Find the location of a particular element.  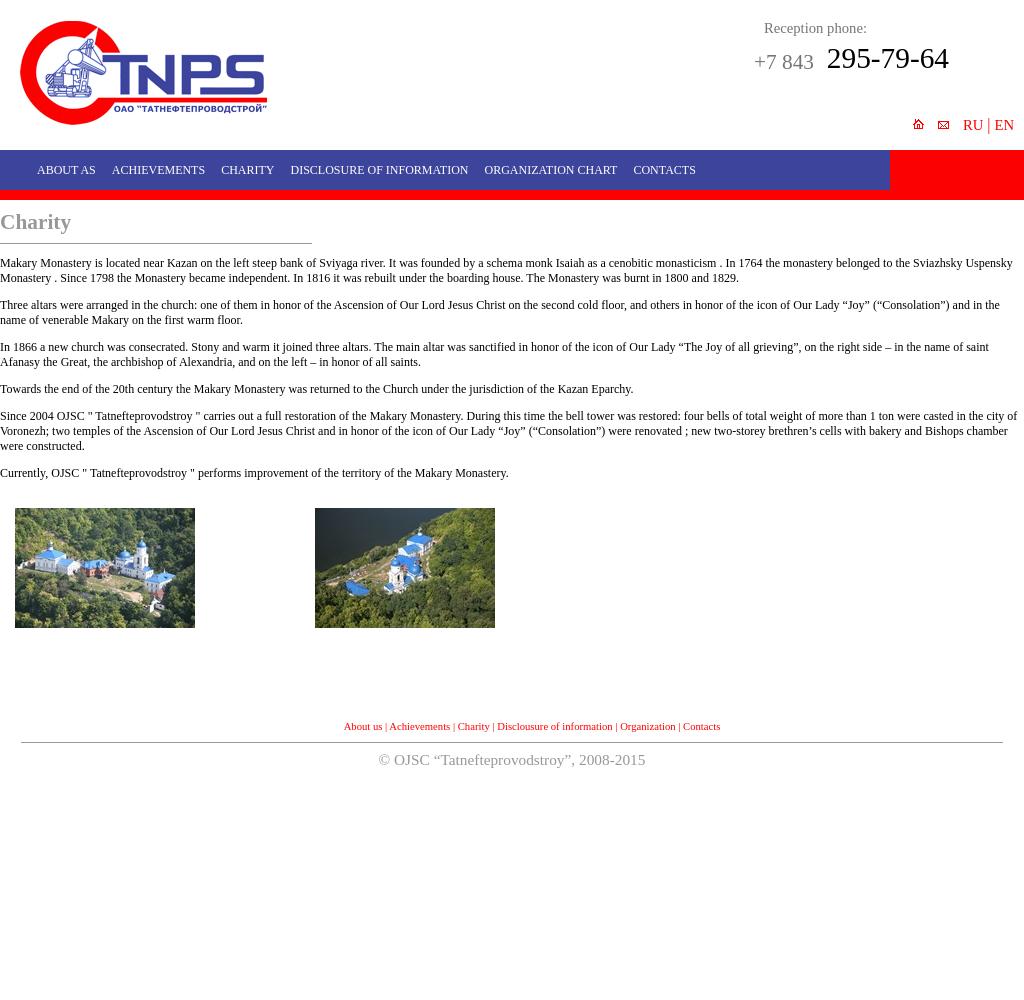

'+7 843' is located at coordinates (783, 62).